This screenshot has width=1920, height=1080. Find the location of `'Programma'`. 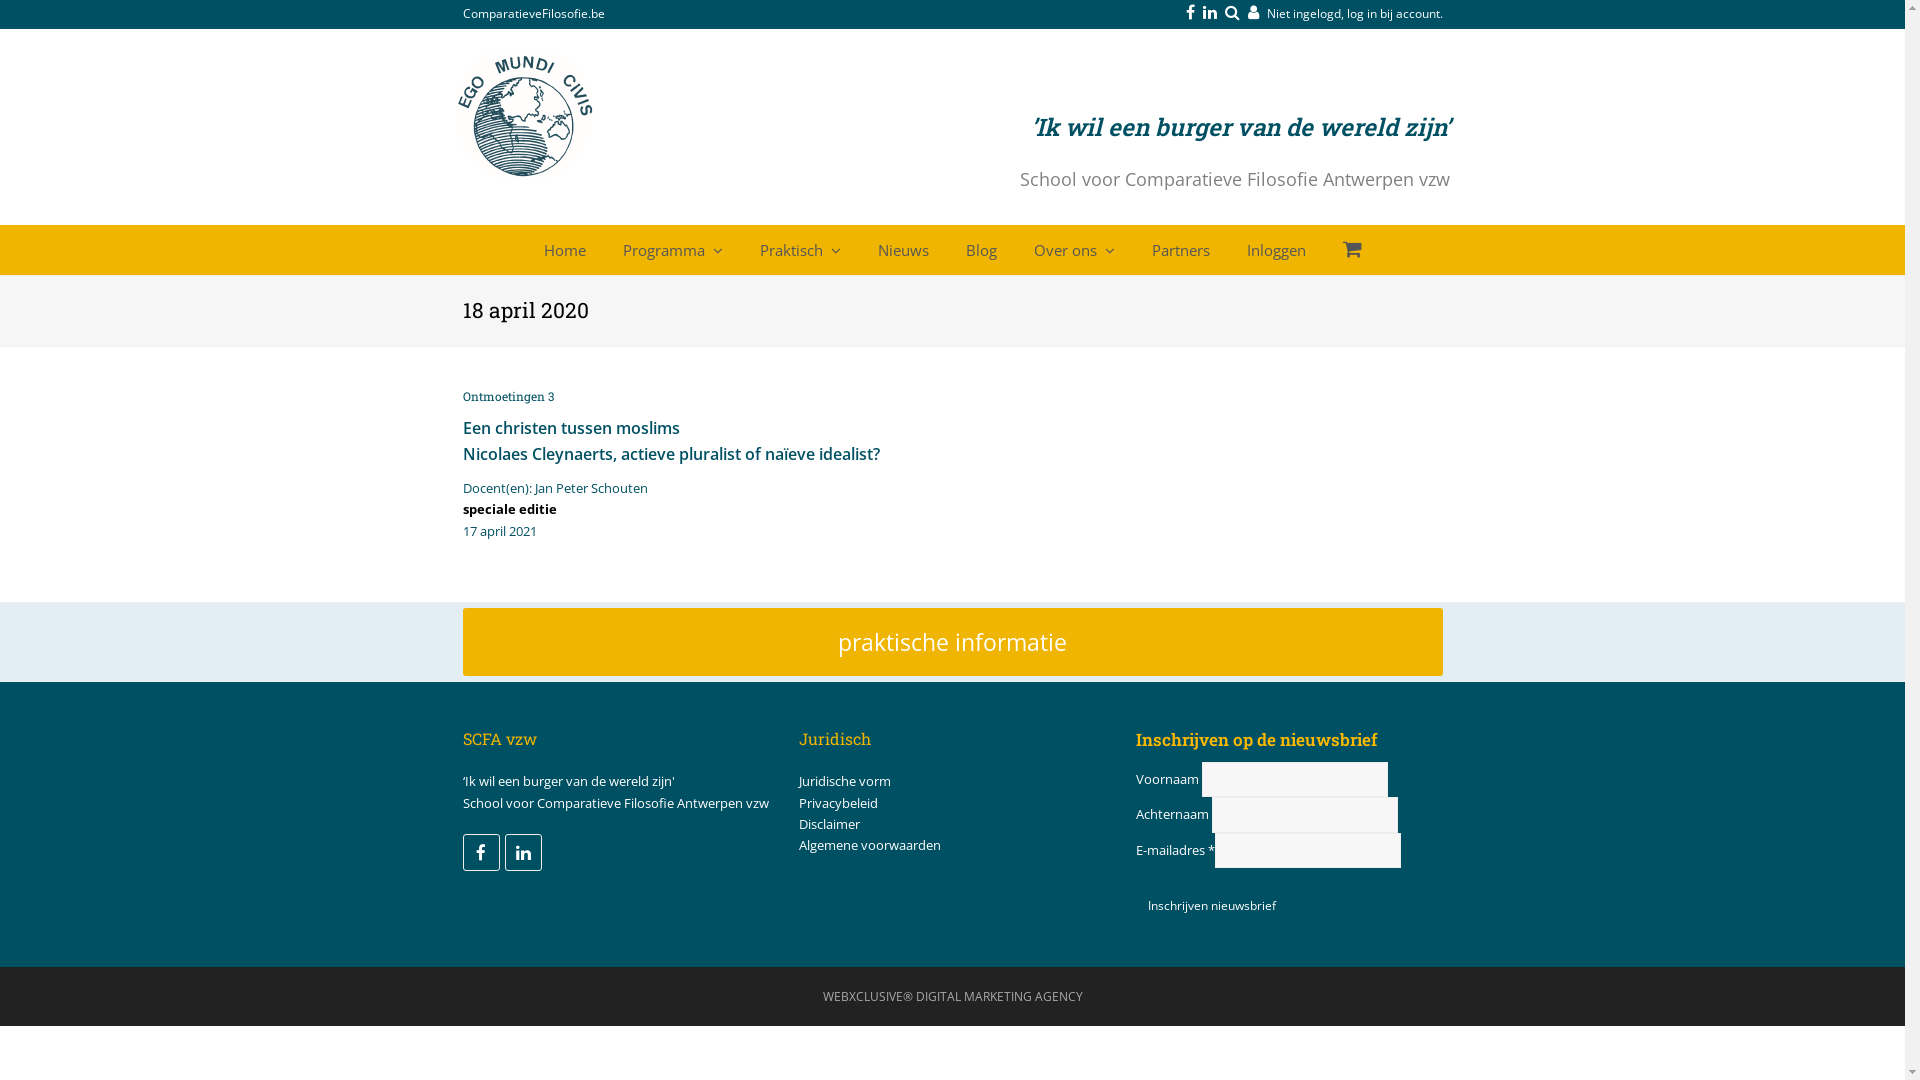

'Programma' is located at coordinates (672, 249).